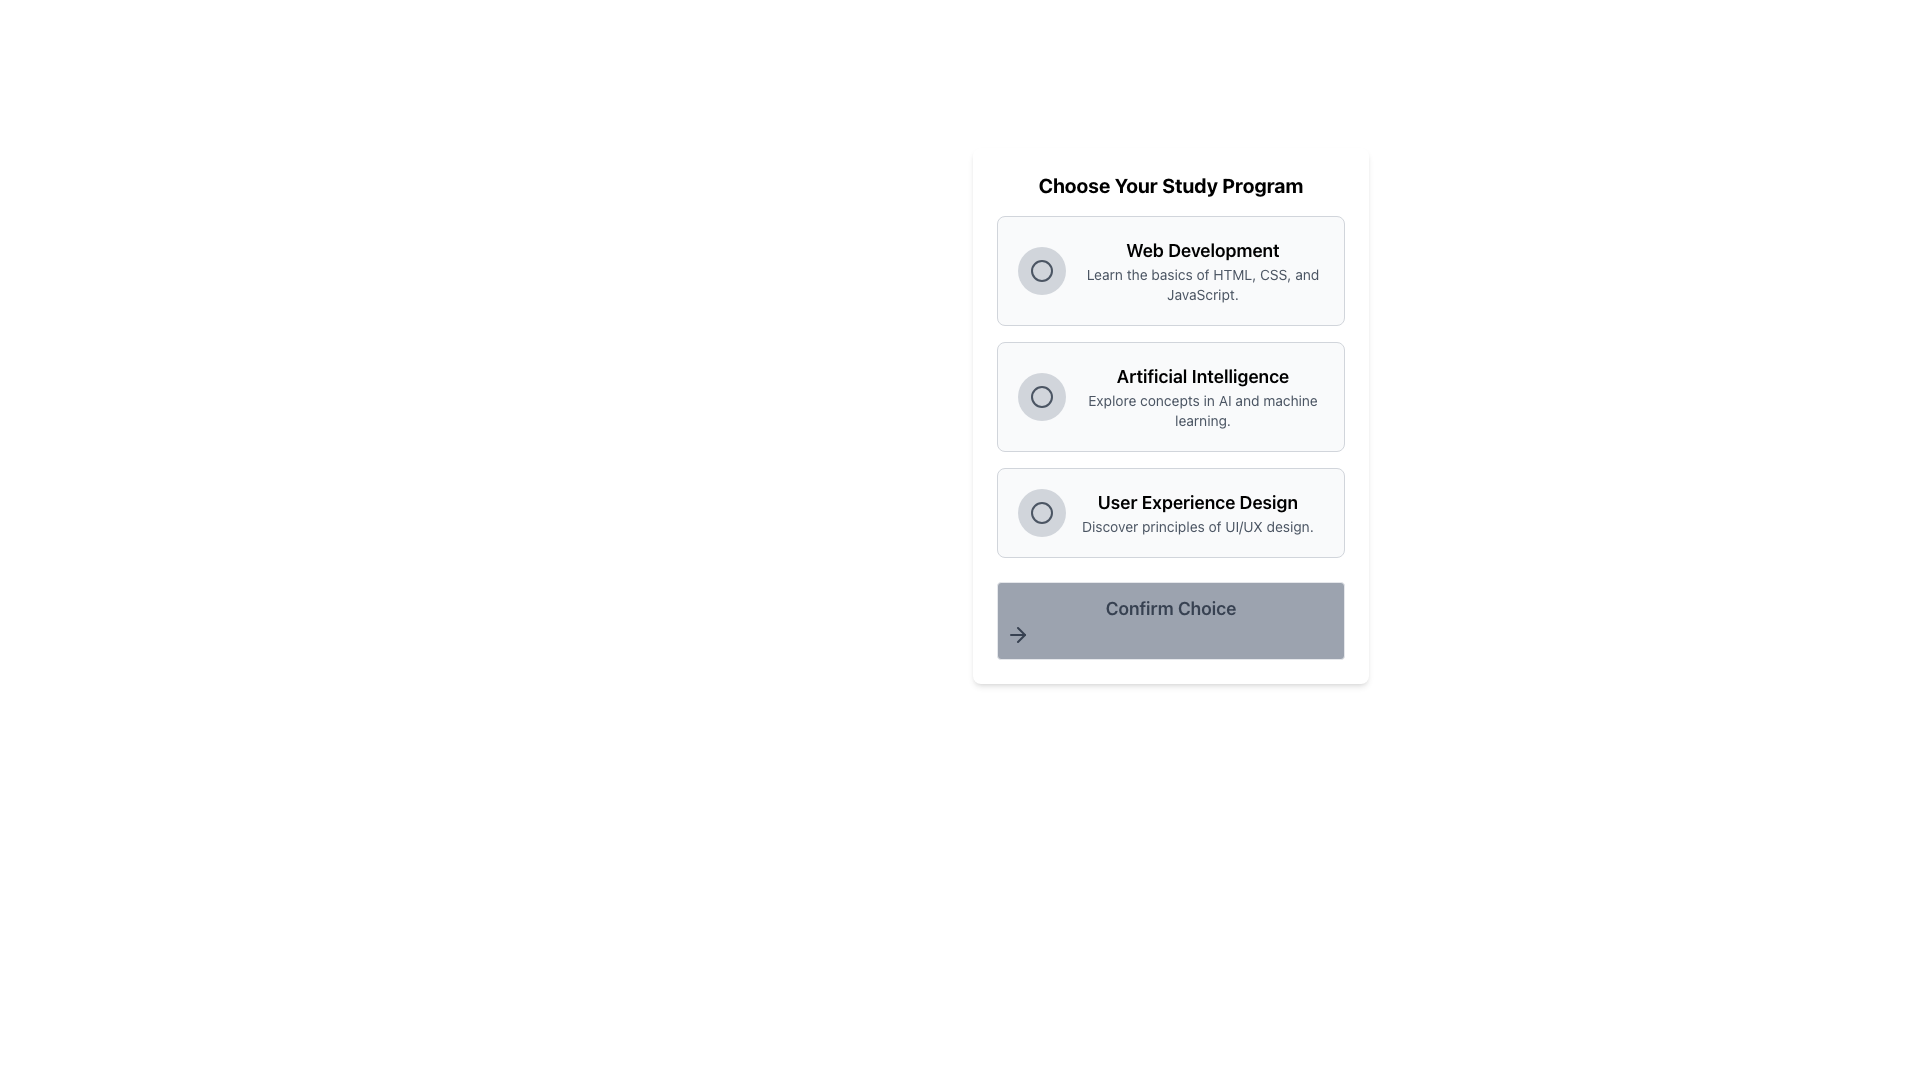 This screenshot has height=1080, width=1920. What do you see at coordinates (1040, 270) in the screenshot?
I see `the circular radio button associated with 'Web Development'` at bounding box center [1040, 270].